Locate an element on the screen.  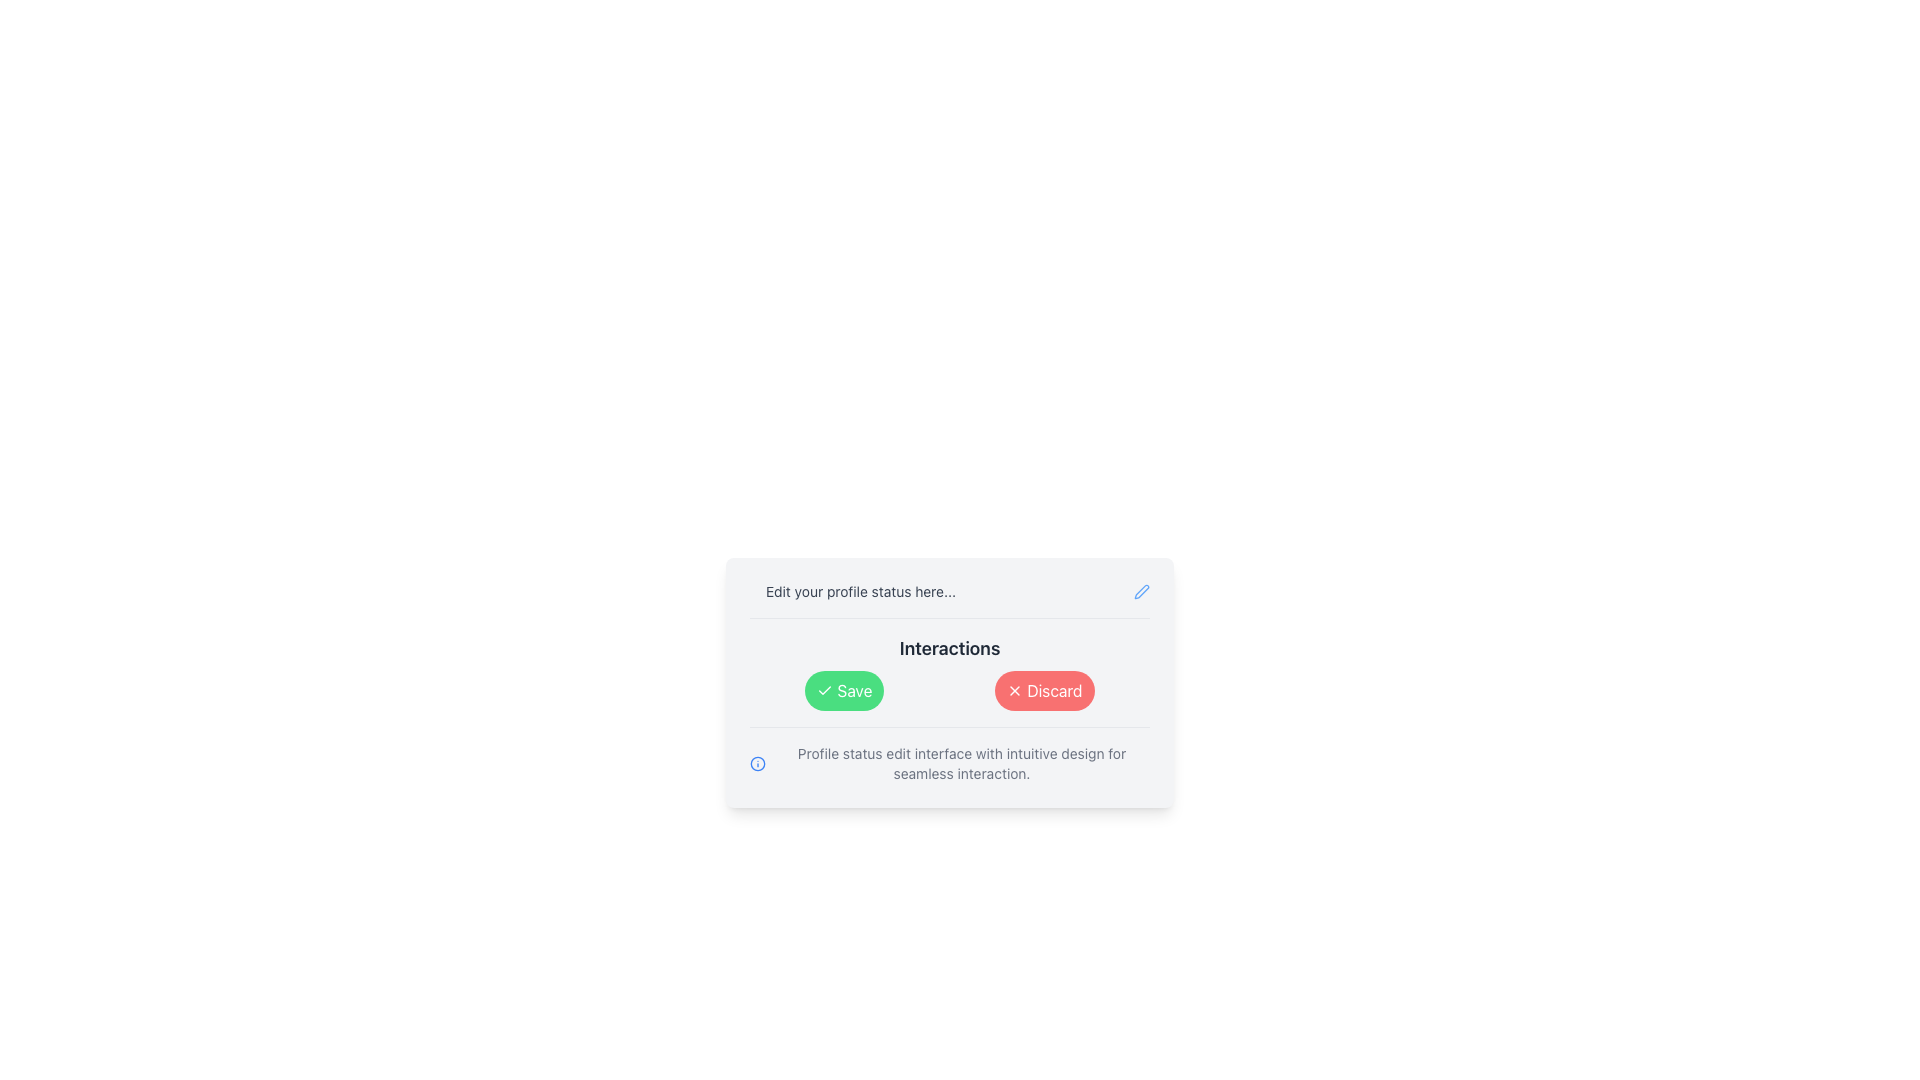
the static text label that instructs 'Edit your profile status here...' located at the top of the card interface is located at coordinates (853, 590).